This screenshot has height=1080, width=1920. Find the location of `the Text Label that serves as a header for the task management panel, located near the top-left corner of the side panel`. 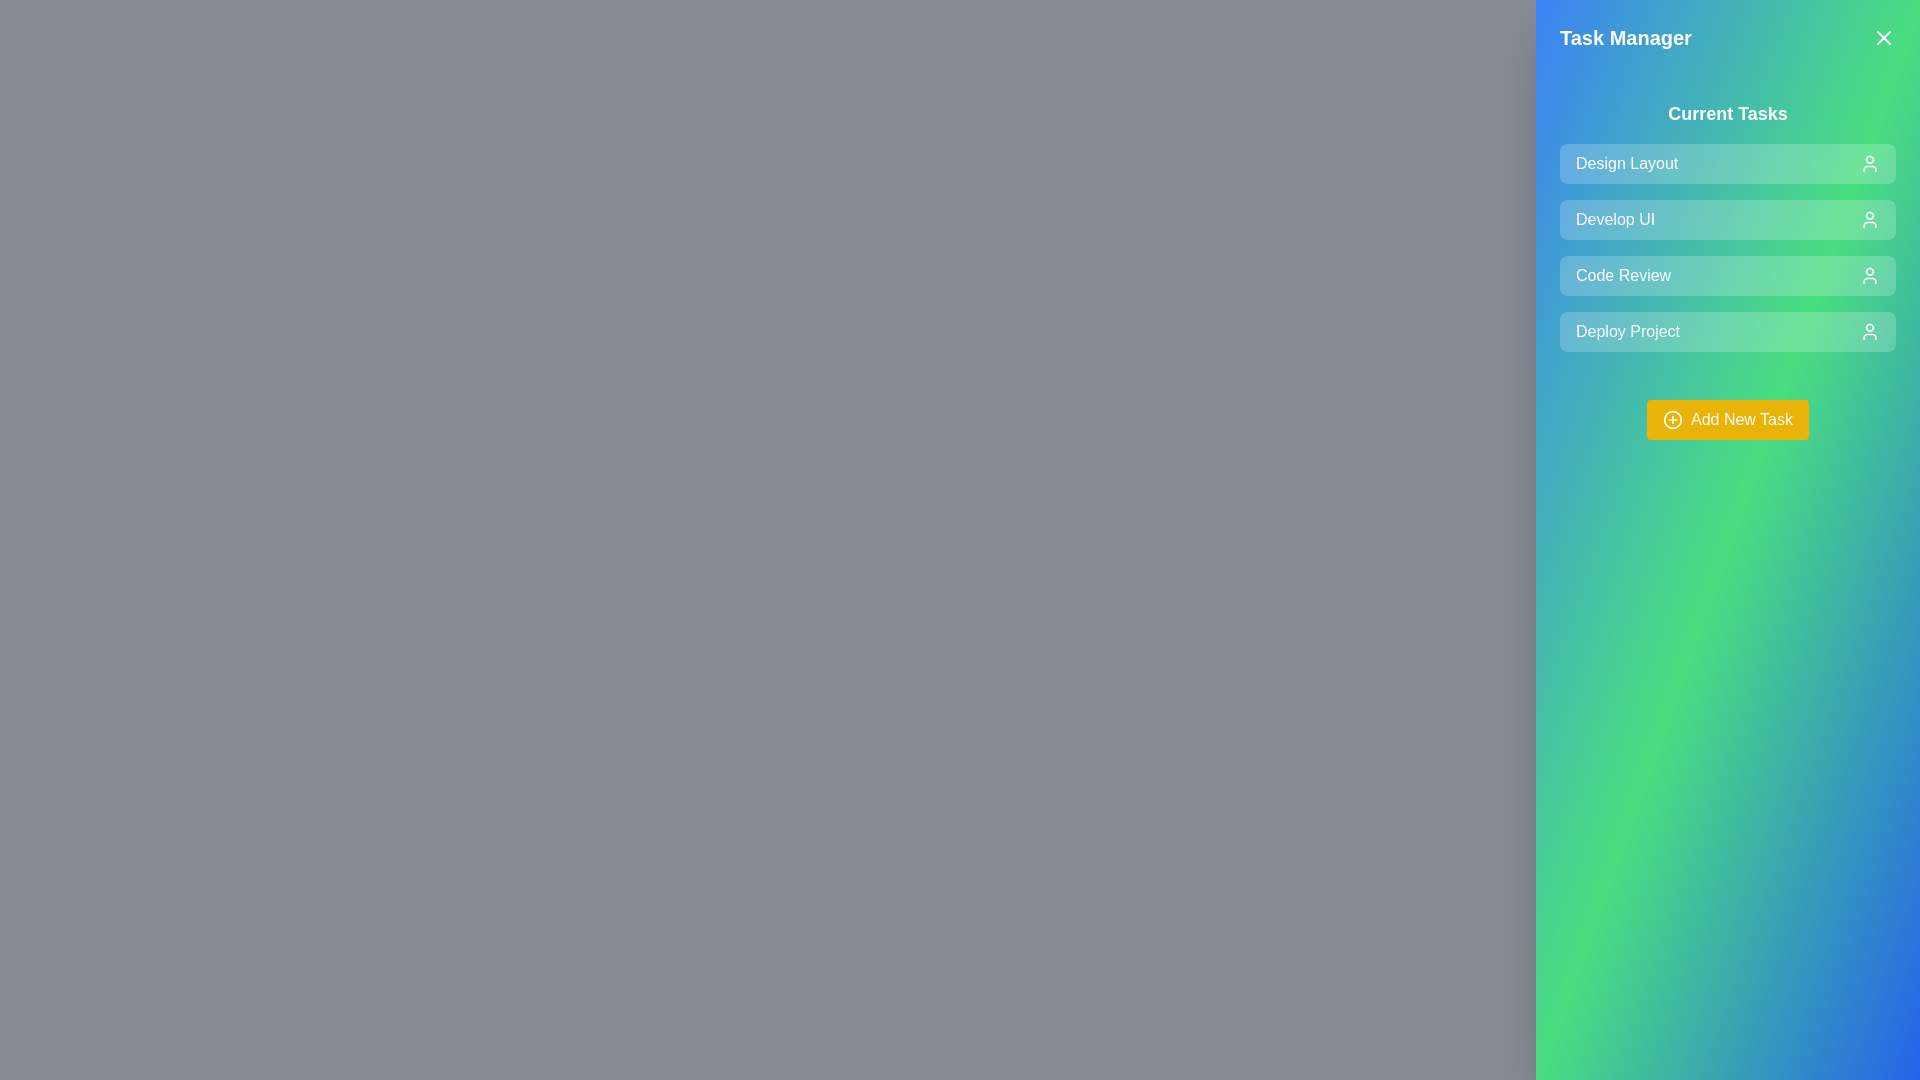

the Text Label that serves as a header for the task management panel, located near the top-left corner of the side panel is located at coordinates (1625, 38).